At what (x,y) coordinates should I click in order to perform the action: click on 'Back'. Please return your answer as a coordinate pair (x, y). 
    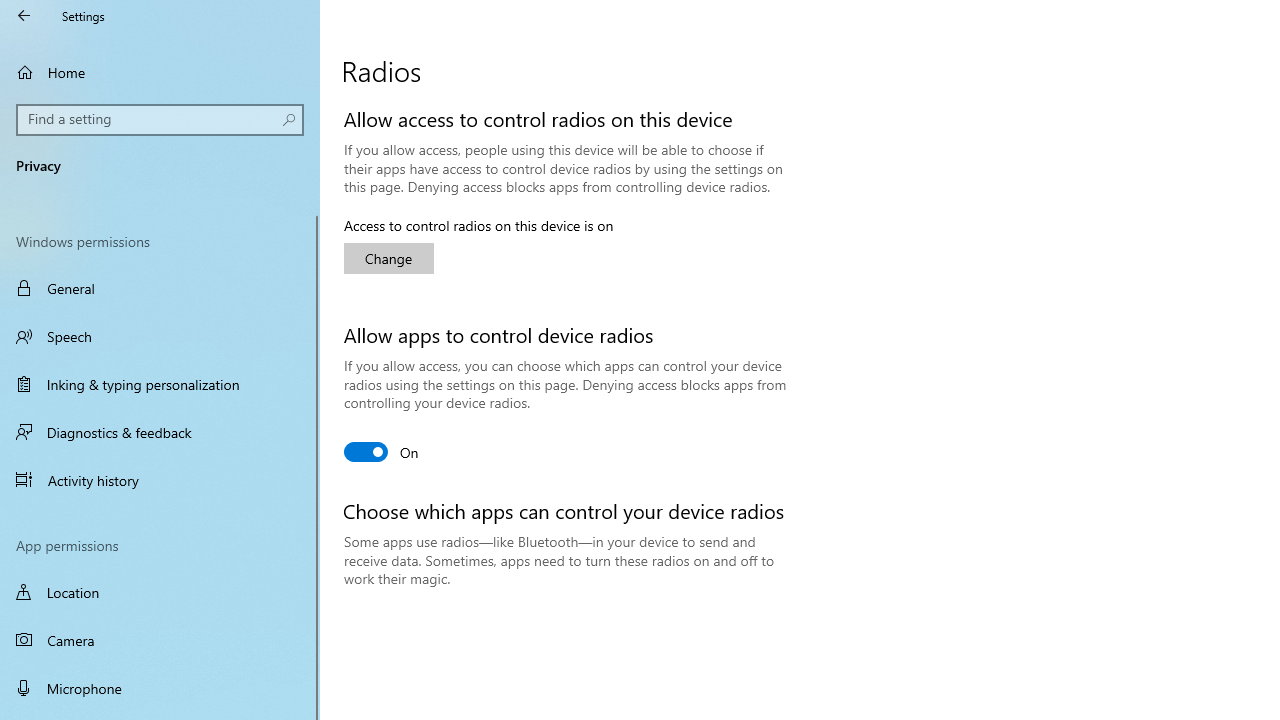
    Looking at the image, I should click on (24, 15).